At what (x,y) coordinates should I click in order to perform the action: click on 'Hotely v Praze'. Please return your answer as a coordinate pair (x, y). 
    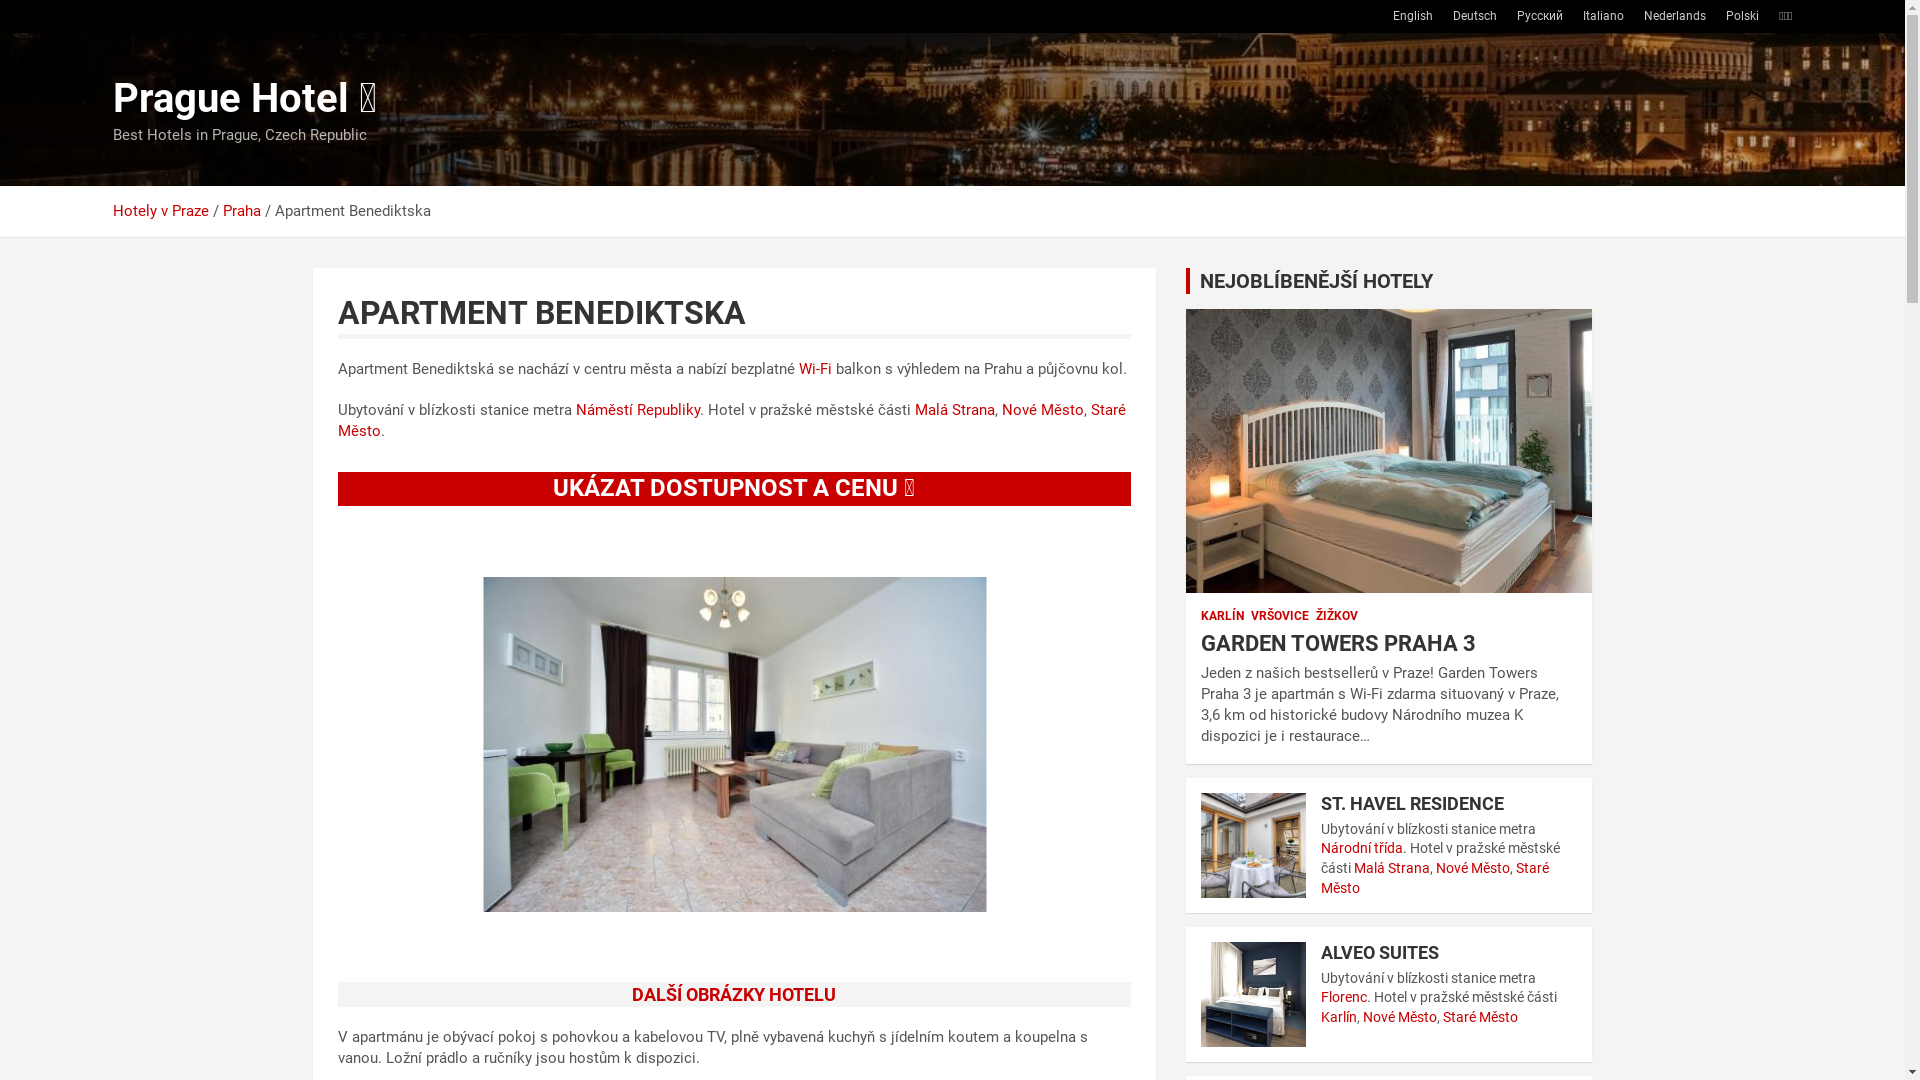
    Looking at the image, I should click on (158, 211).